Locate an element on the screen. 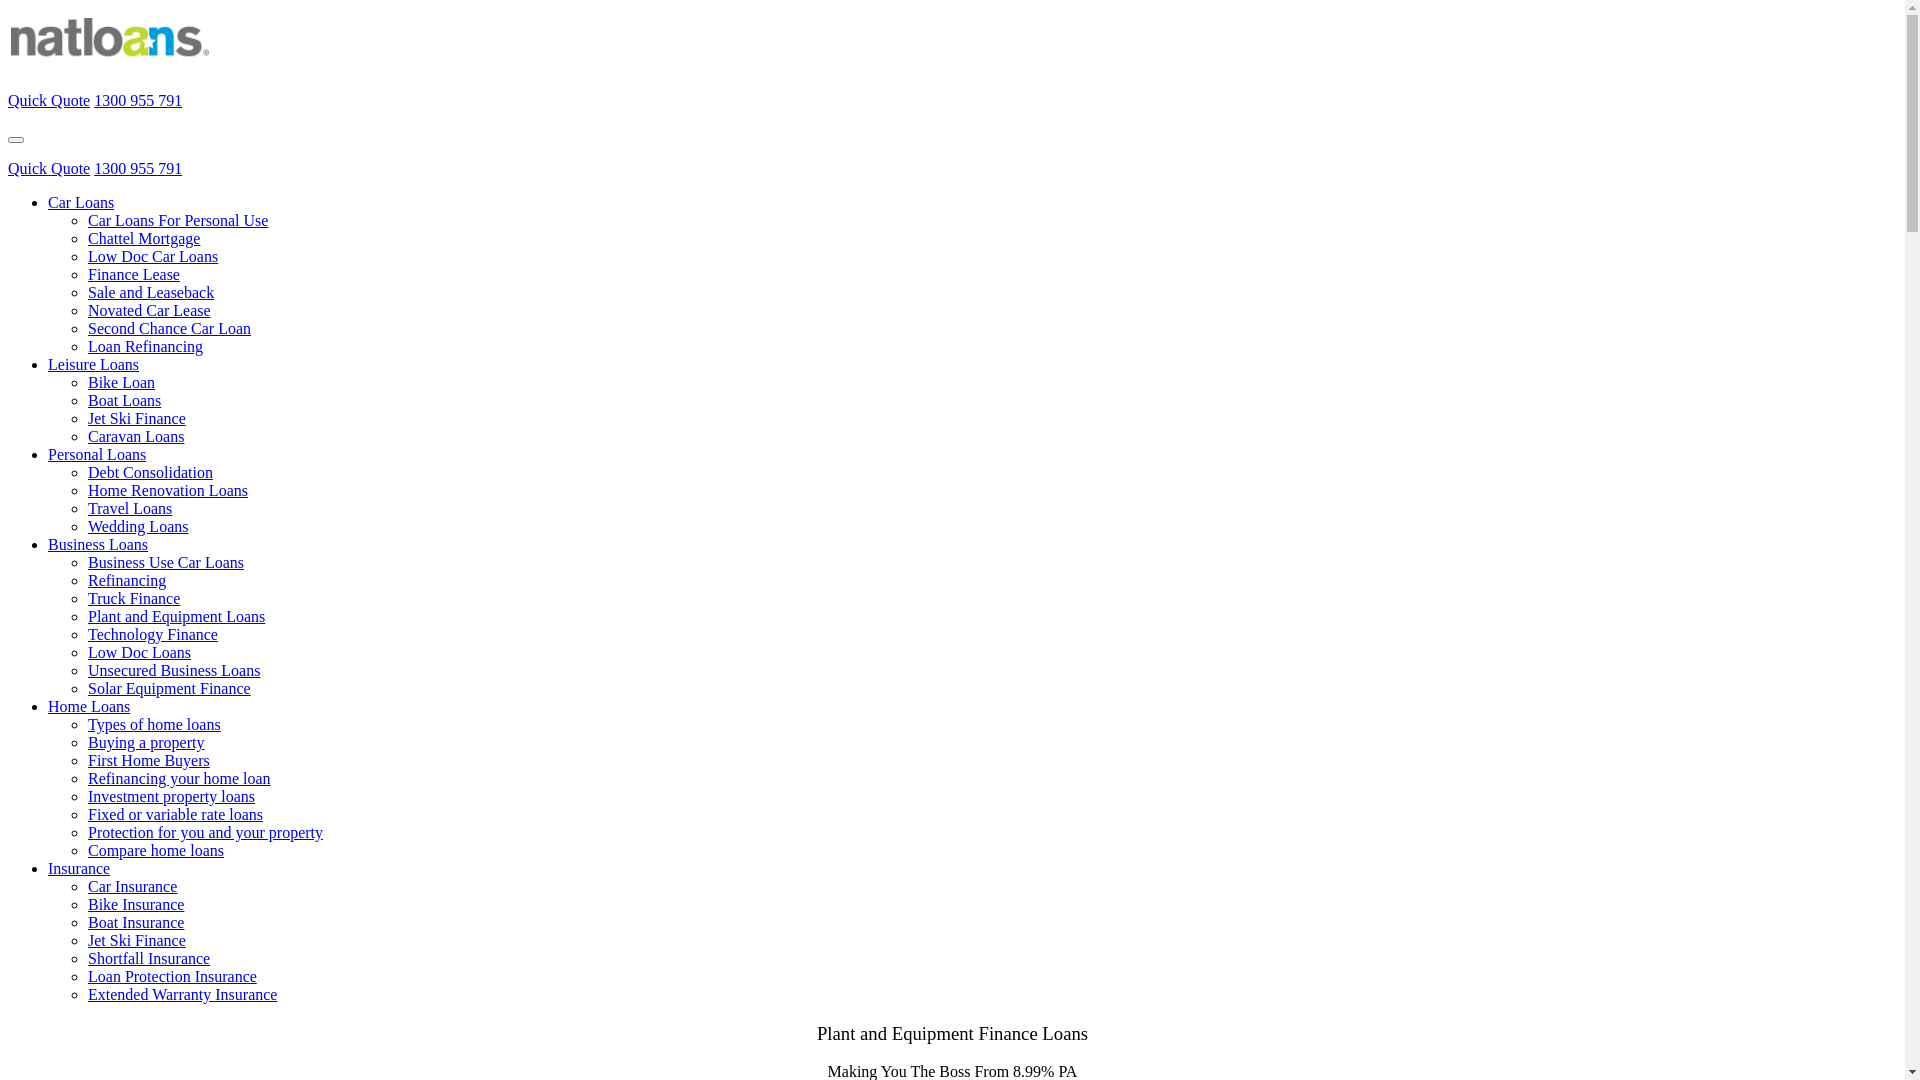  'Low Doc Loans' is located at coordinates (86, 652).